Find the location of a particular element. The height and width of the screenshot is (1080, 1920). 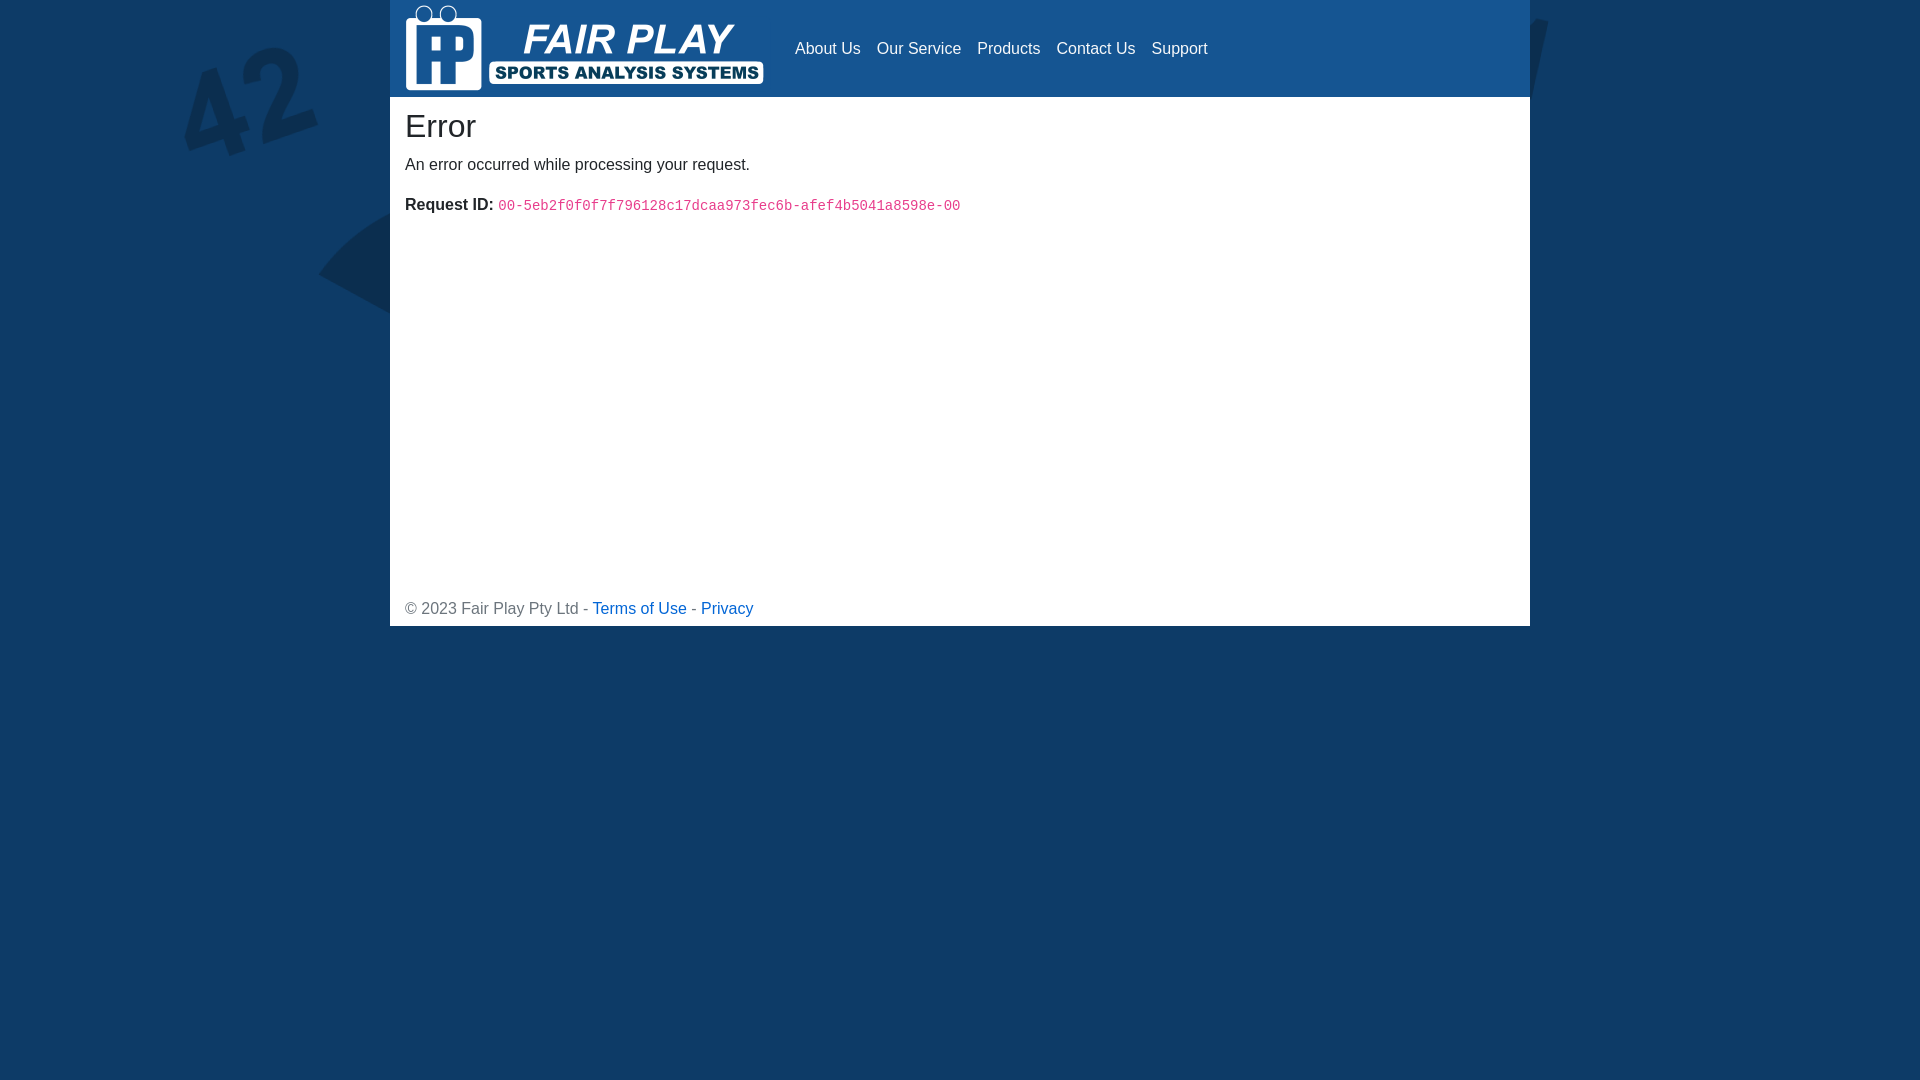

'Products' is located at coordinates (1008, 46).